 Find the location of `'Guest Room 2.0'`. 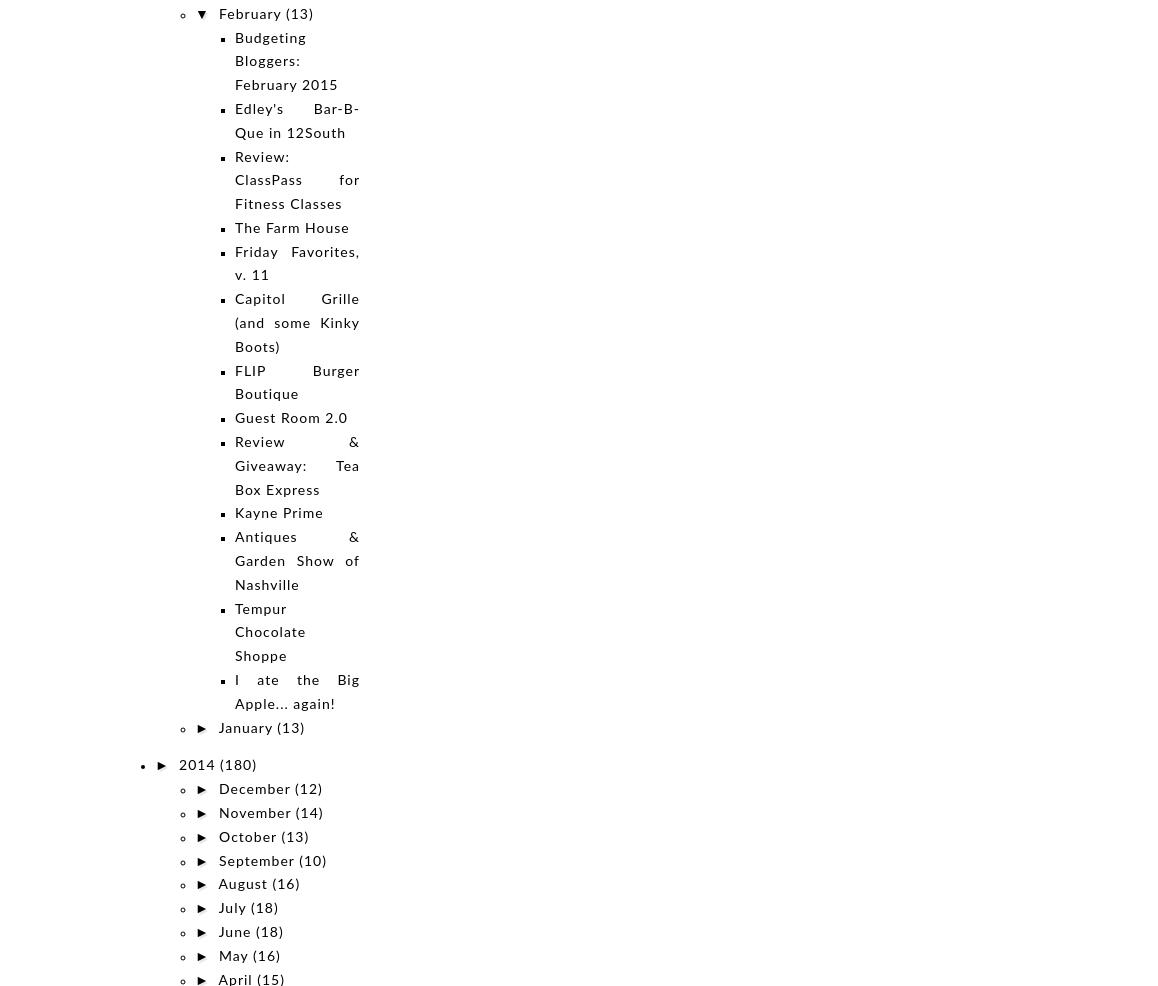

'Guest Room 2.0' is located at coordinates (291, 418).